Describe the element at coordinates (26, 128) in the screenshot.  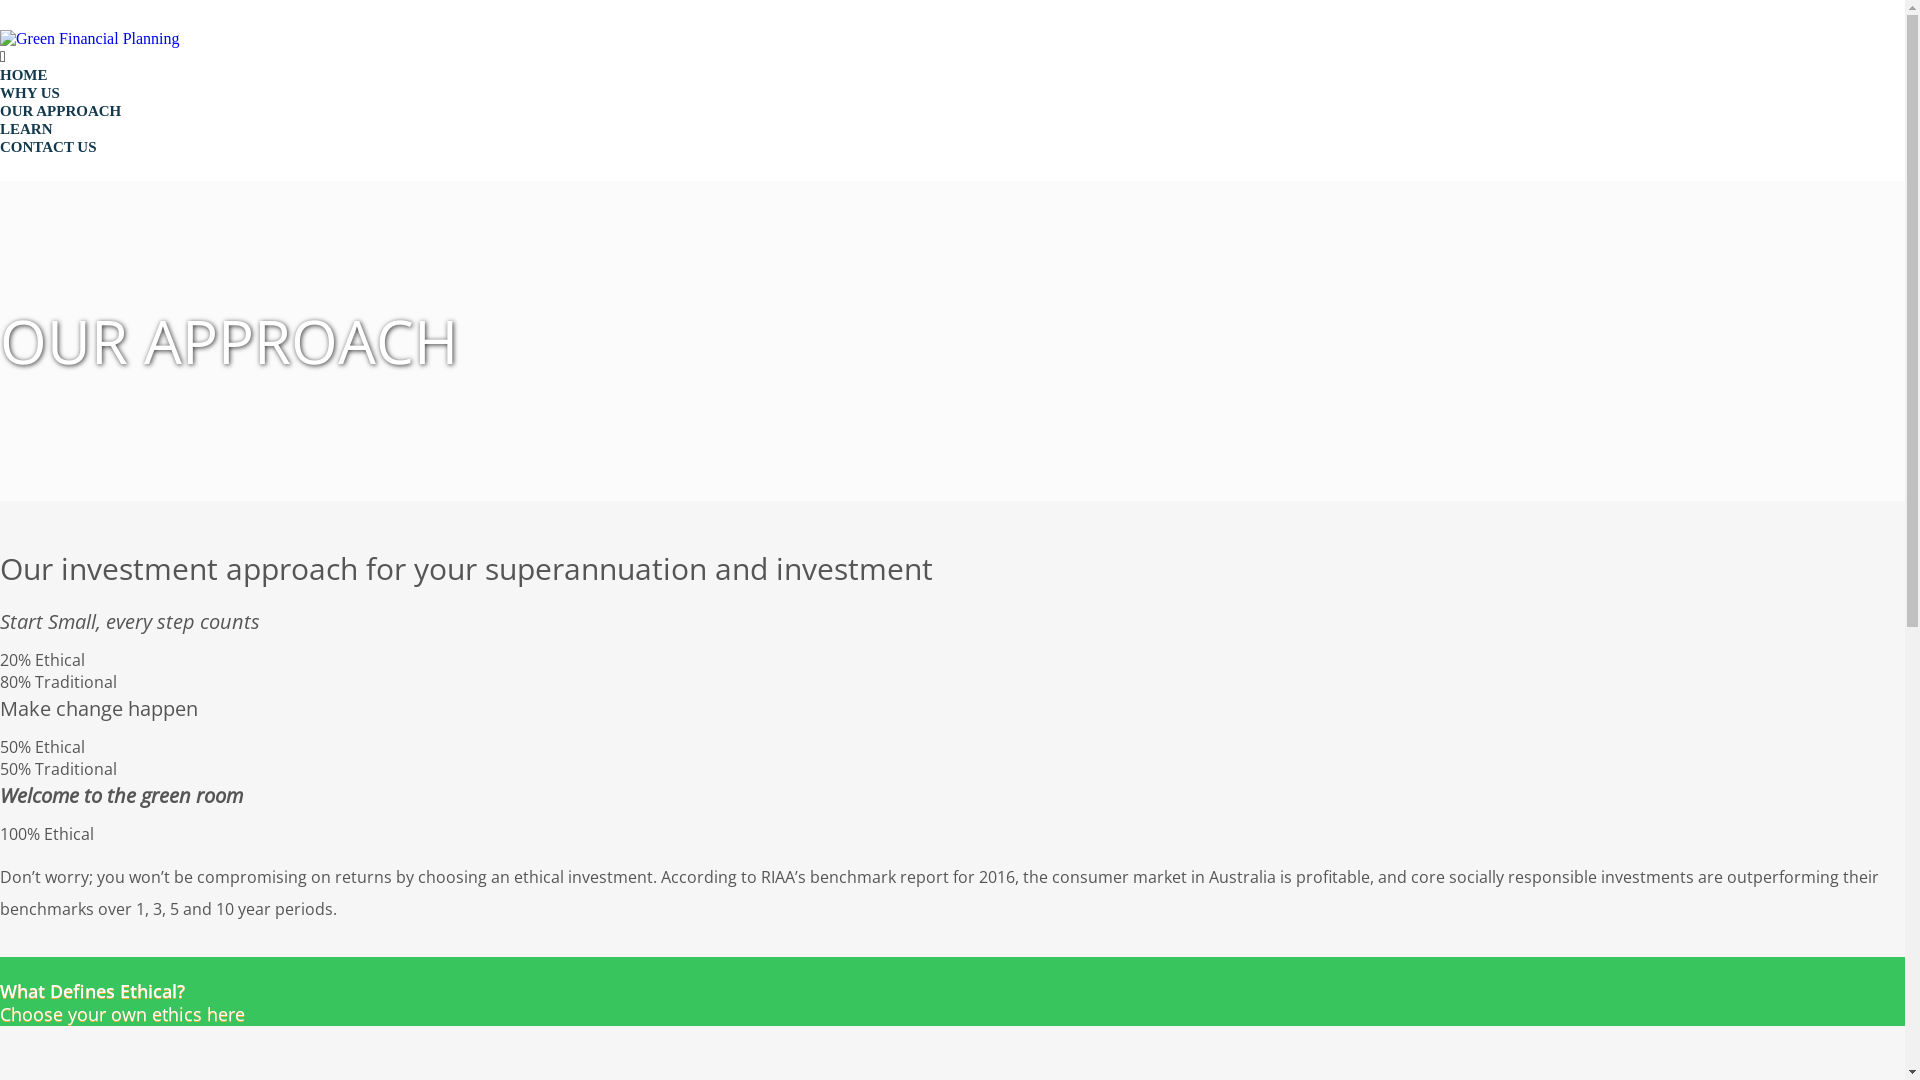
I see `'LEARN'` at that location.